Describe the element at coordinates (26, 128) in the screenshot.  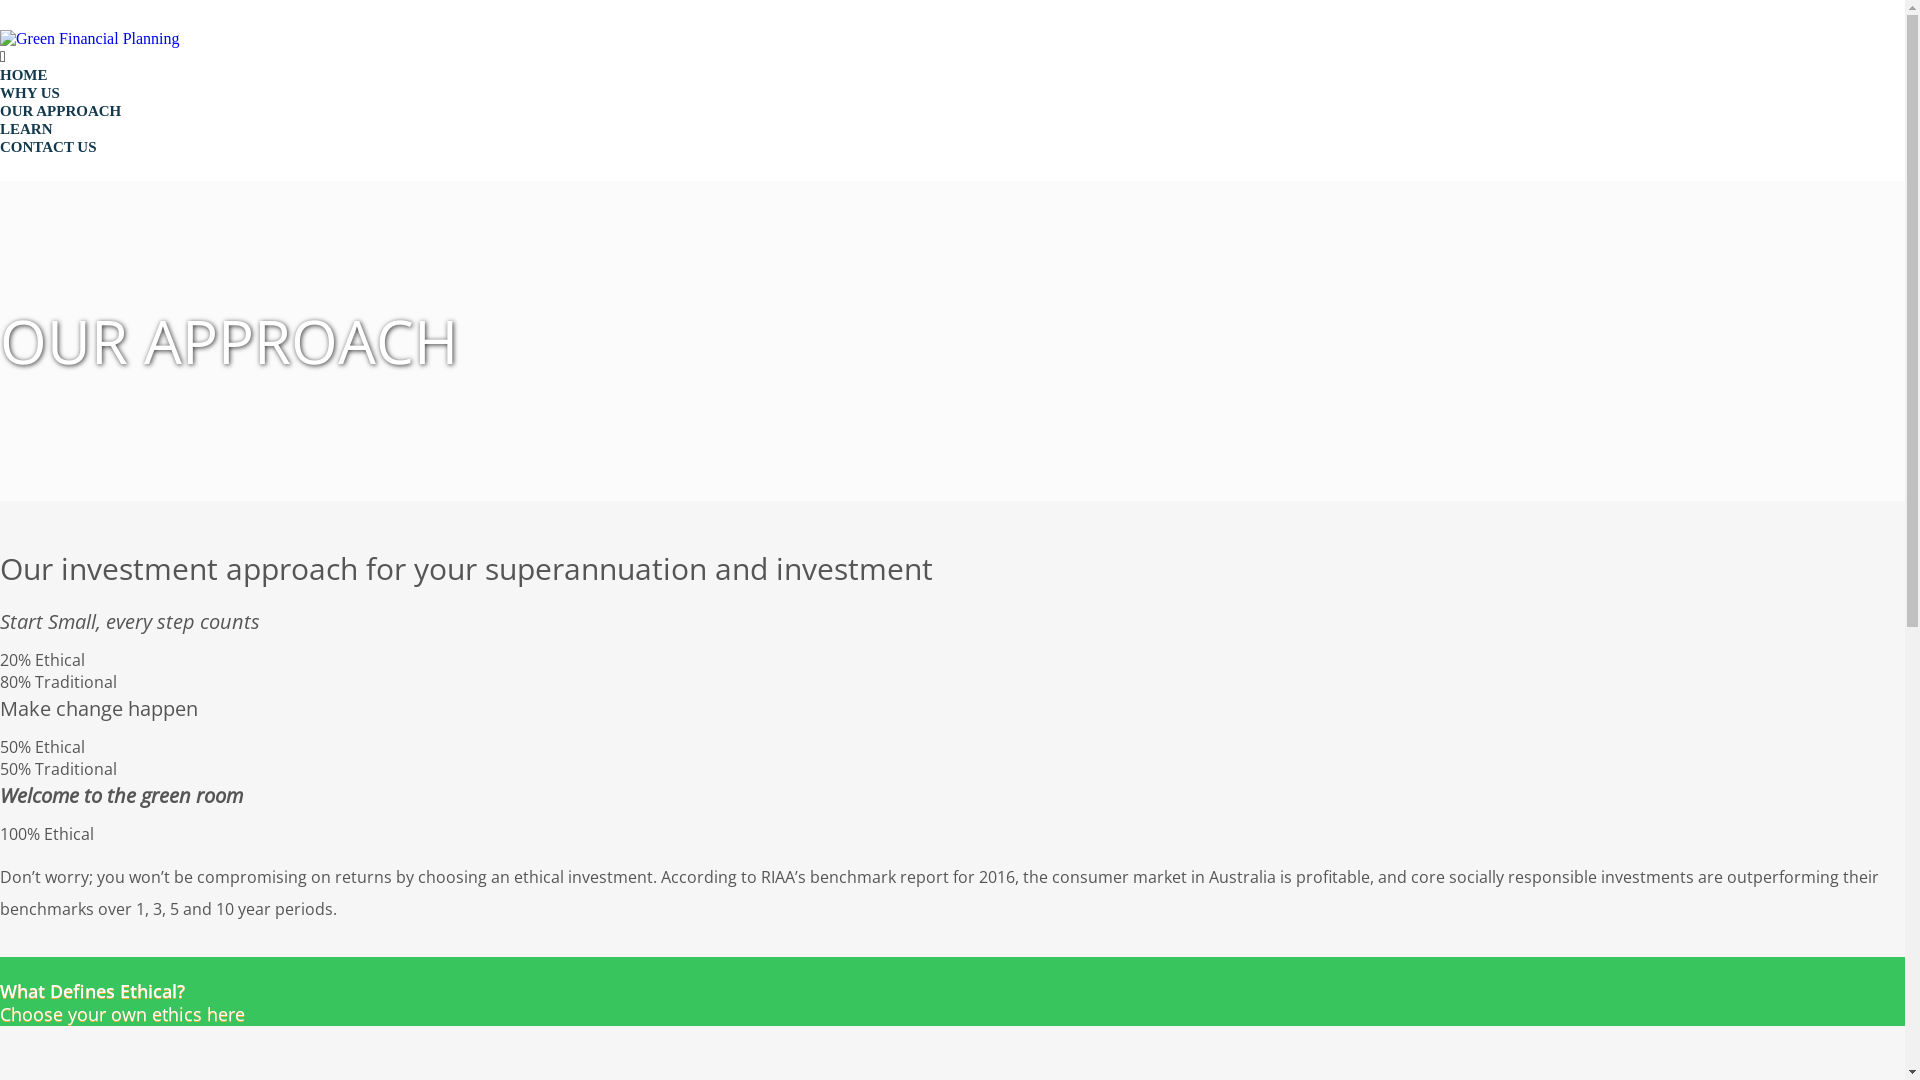
I see `'LEARN'` at that location.